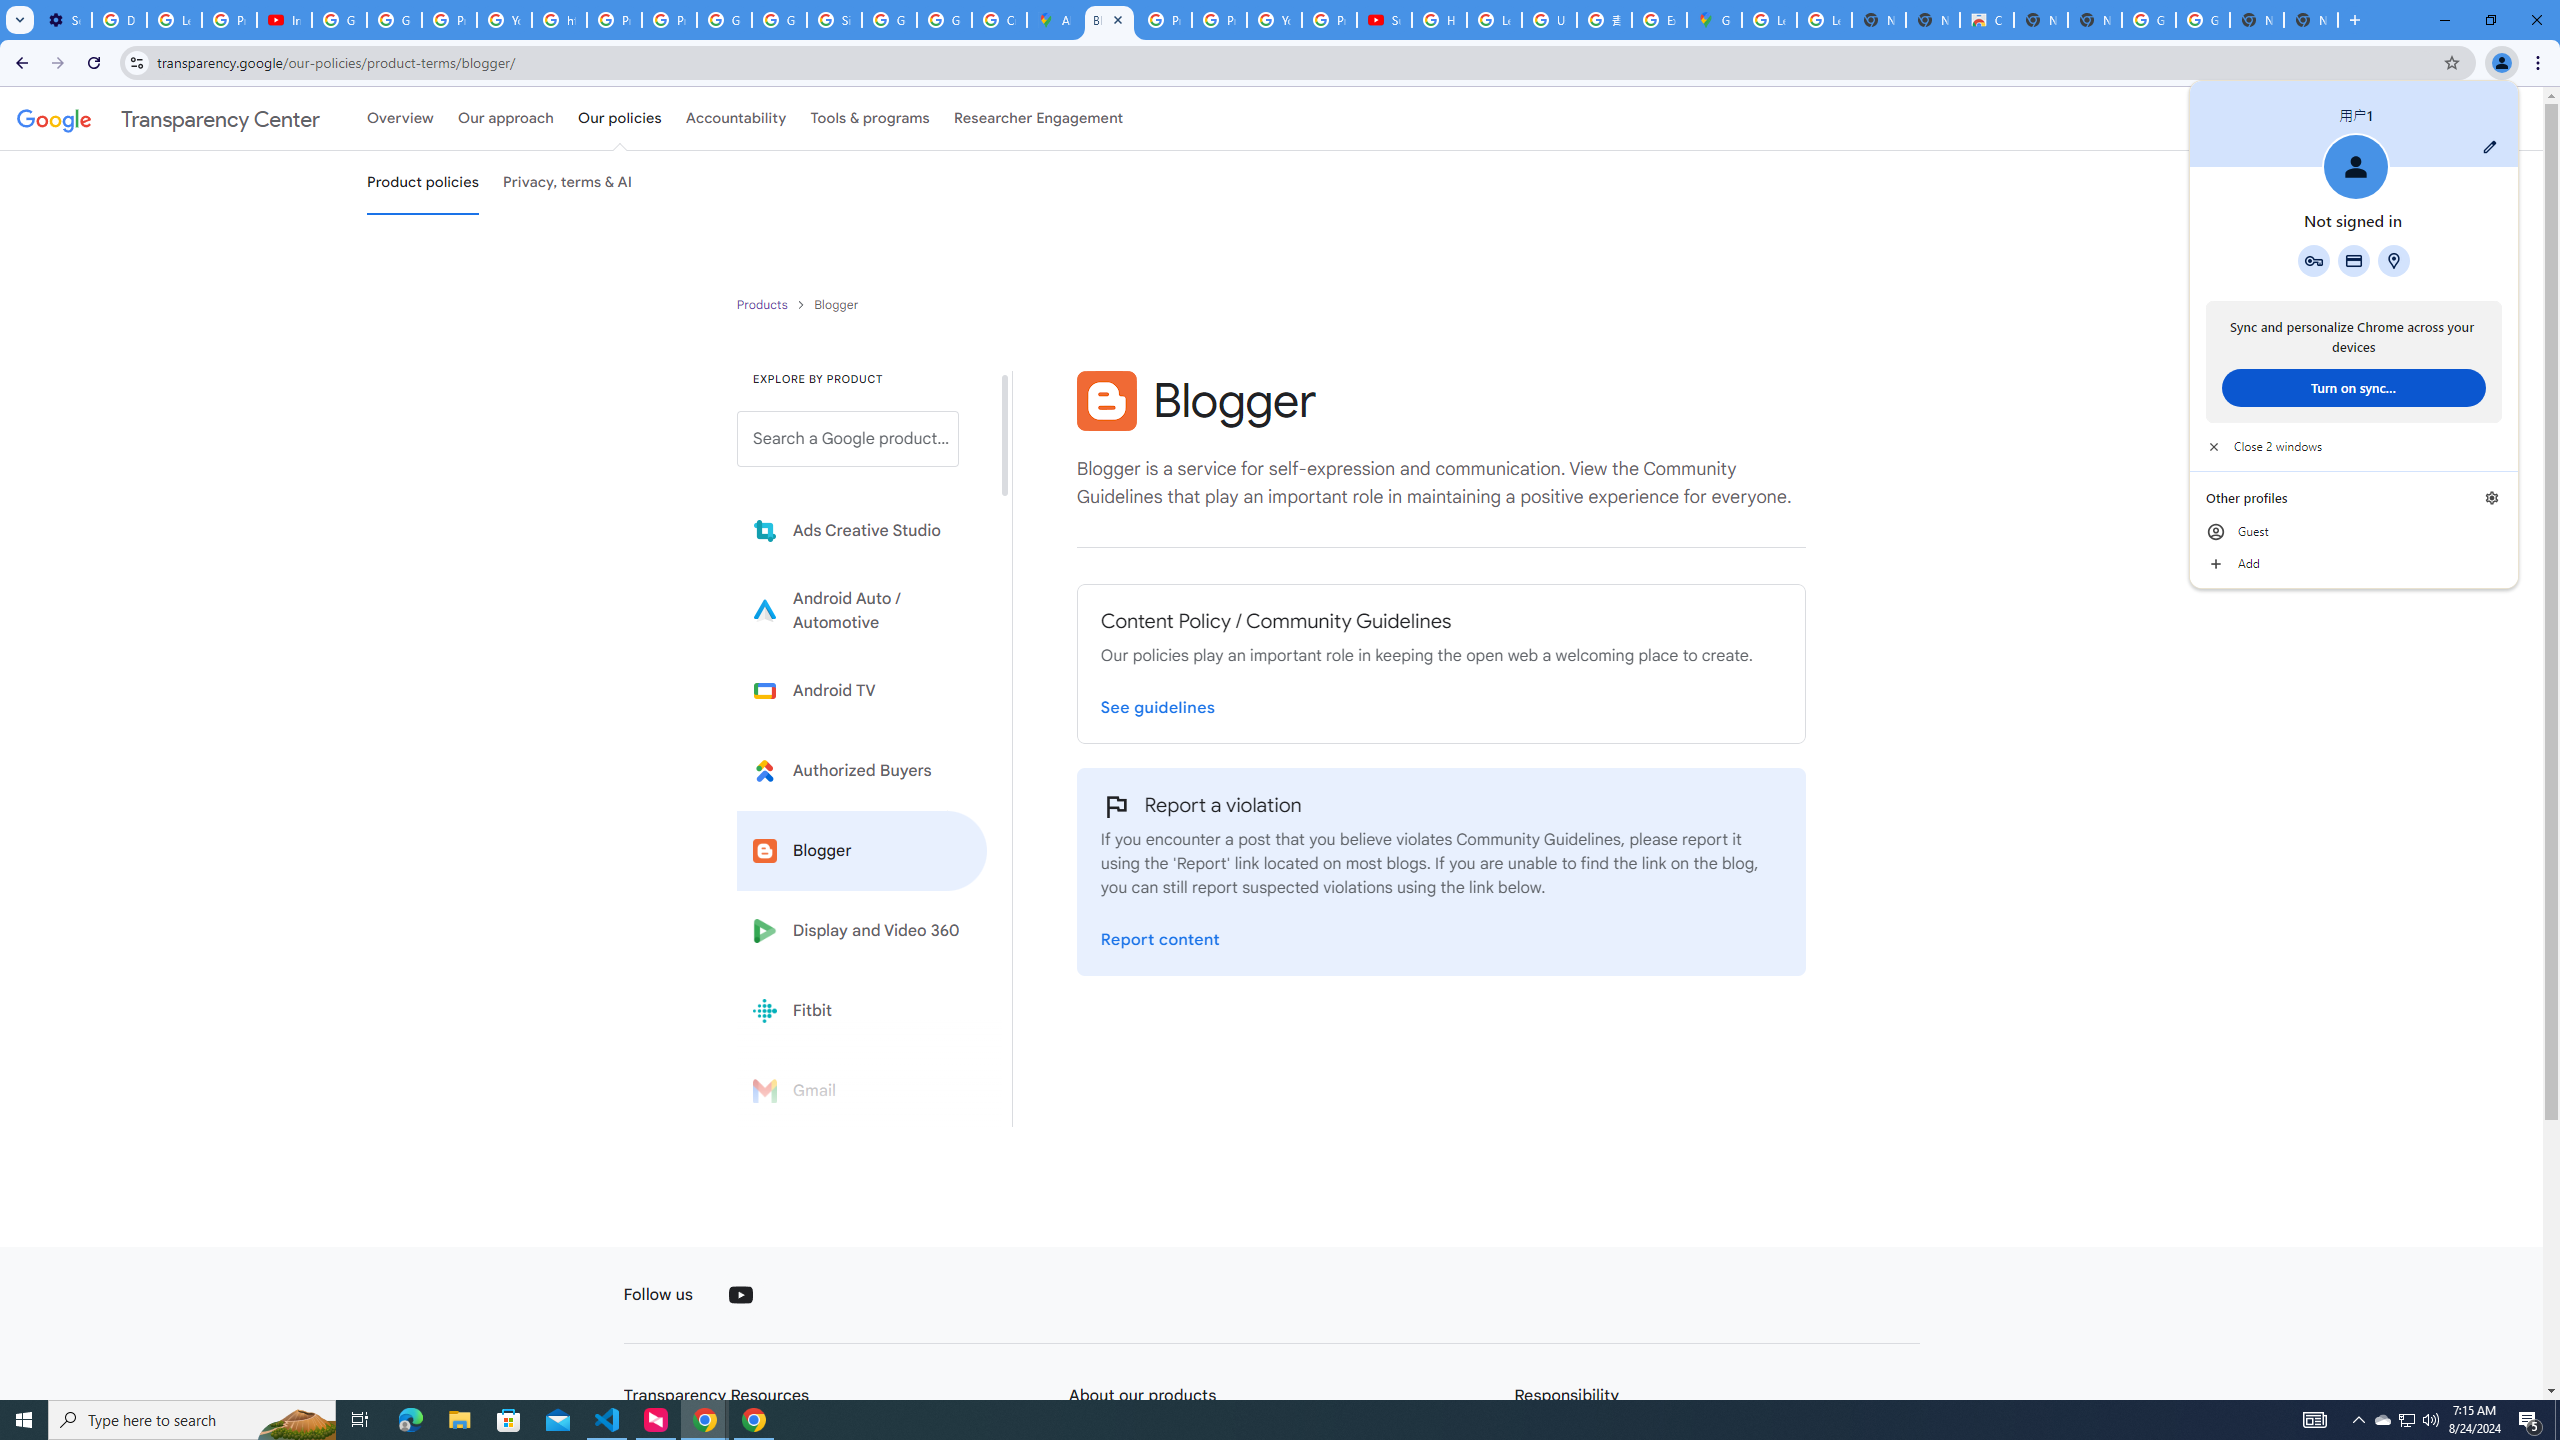 Image resolution: width=2560 pixels, height=1440 pixels. What do you see at coordinates (1159, 938) in the screenshot?
I see `'Report a violation on the Blogger Report page'` at bounding box center [1159, 938].